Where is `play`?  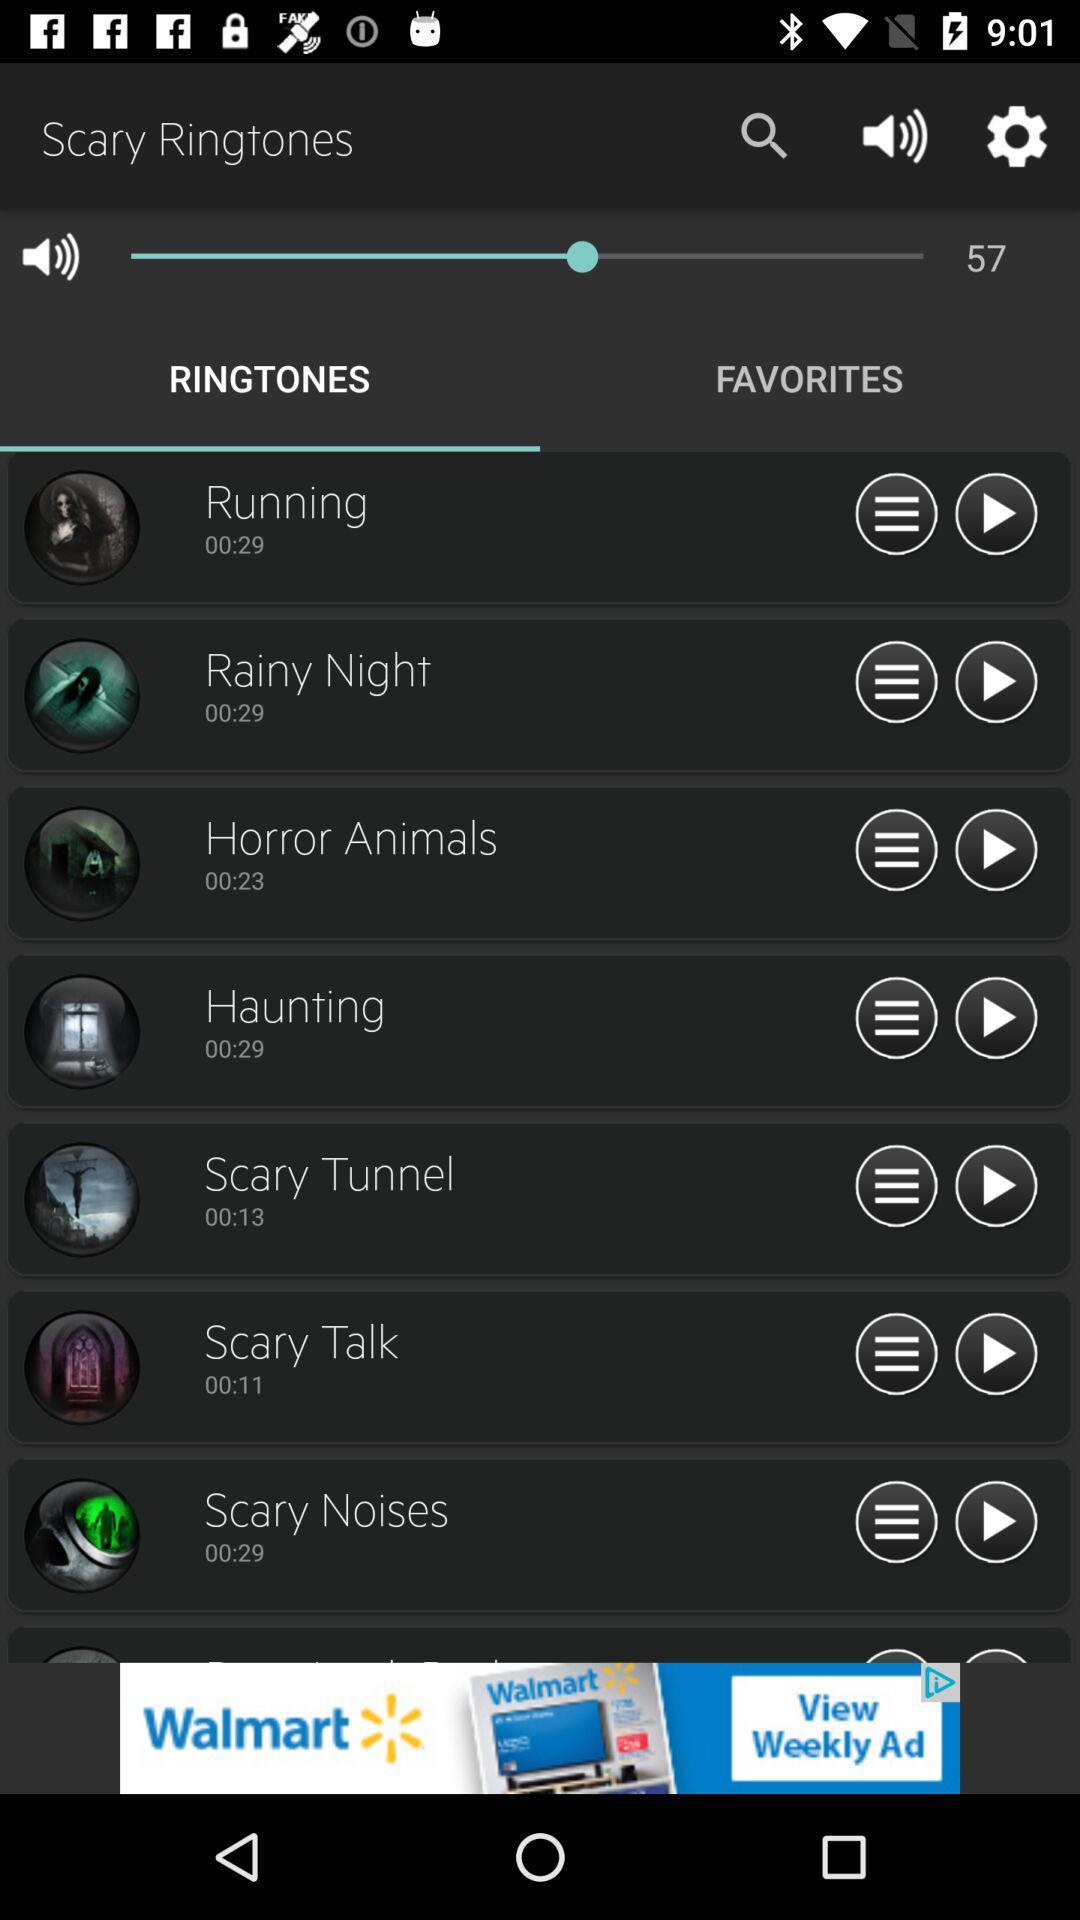 play is located at coordinates (895, 1355).